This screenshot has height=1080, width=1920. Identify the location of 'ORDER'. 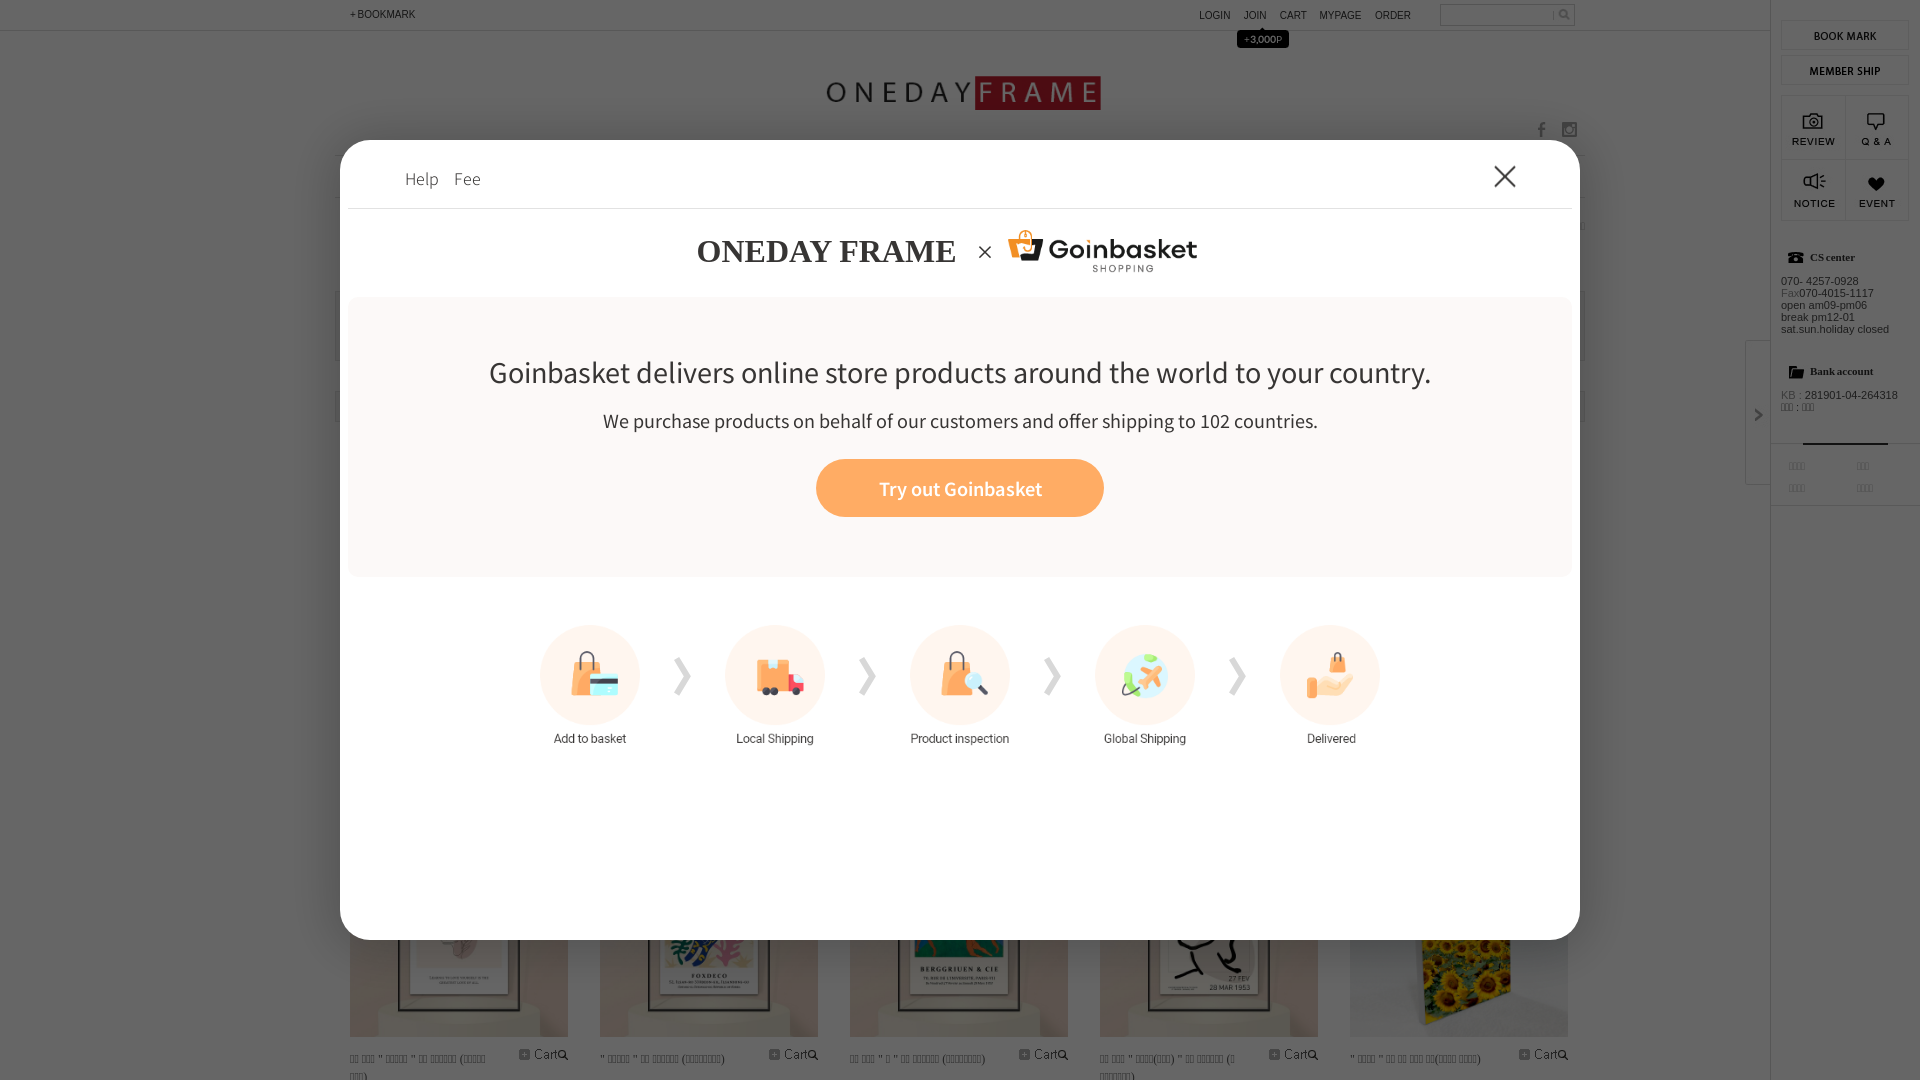
(1396, 15).